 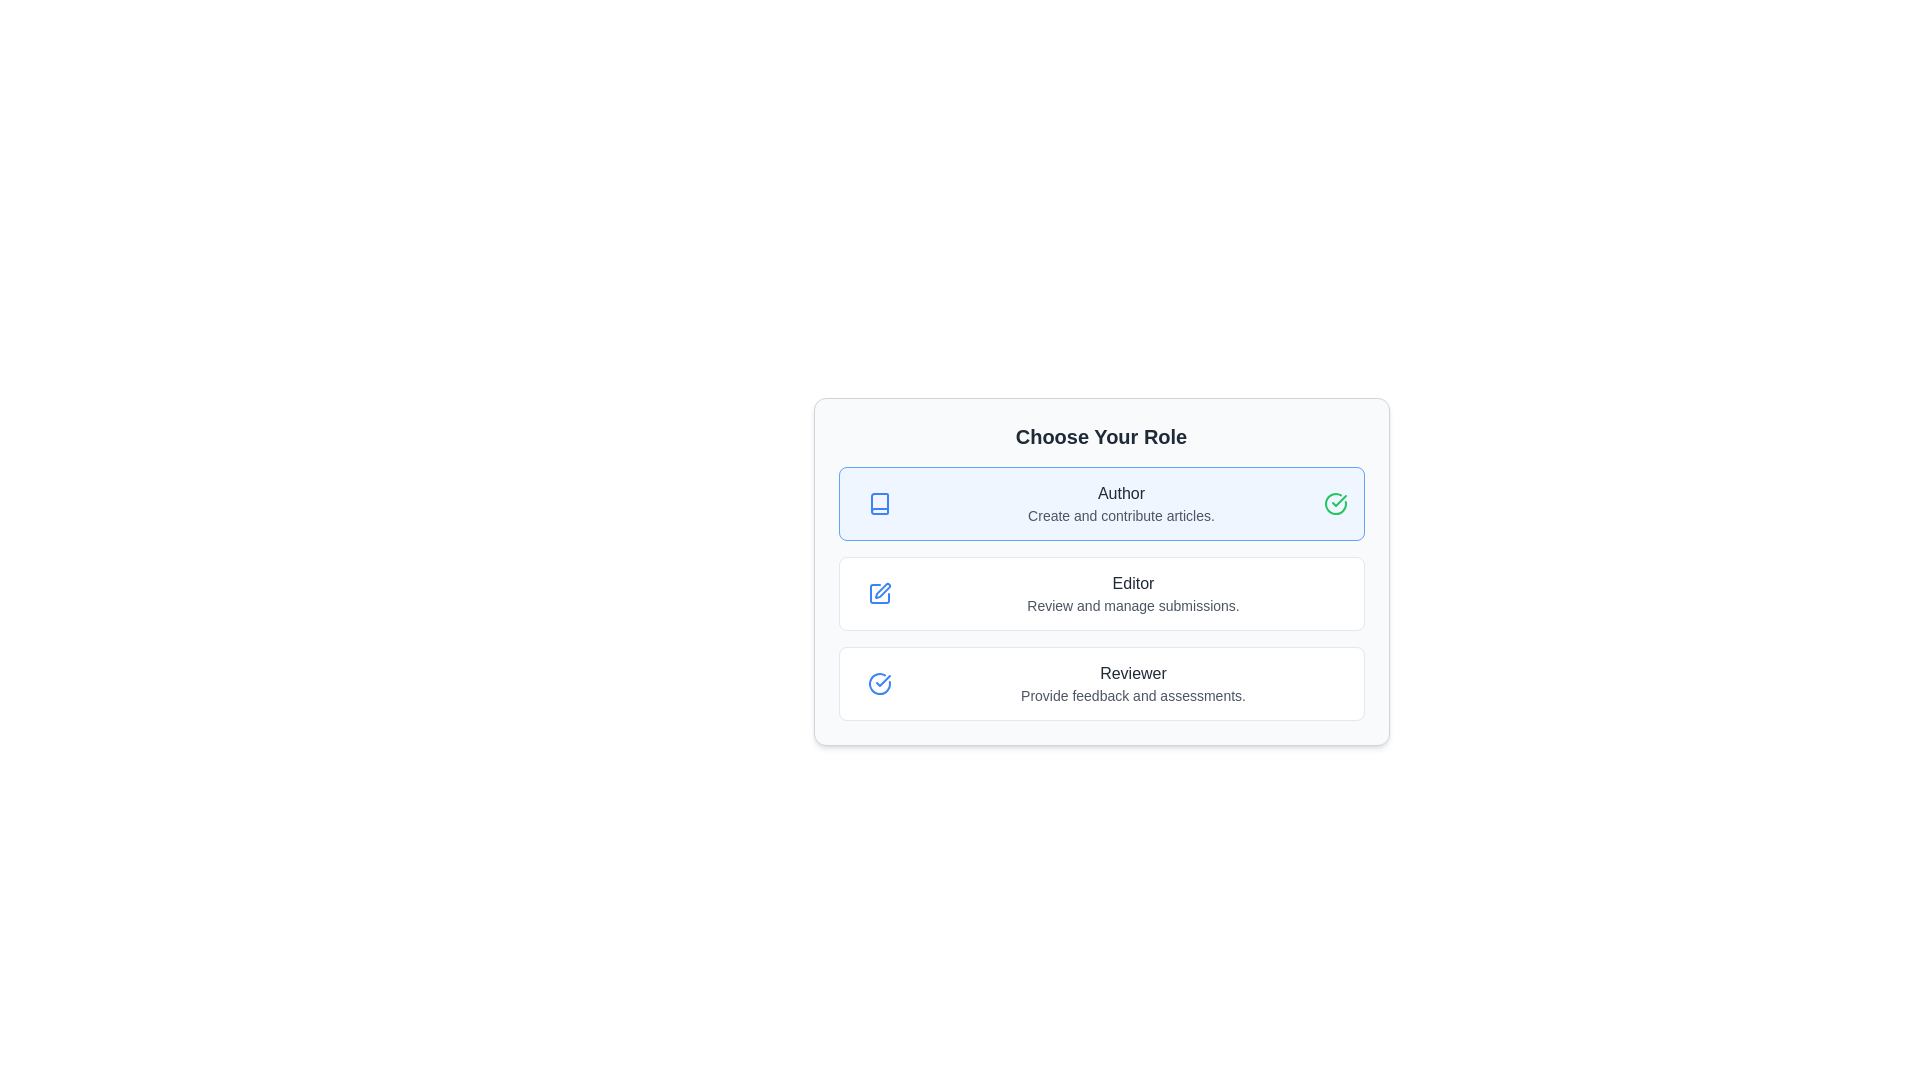 I want to click on section heading text styled in bold, extra-large font that reads 'Choose Your Role', positioned centrally at the top of the role-selection options, so click(x=1100, y=435).